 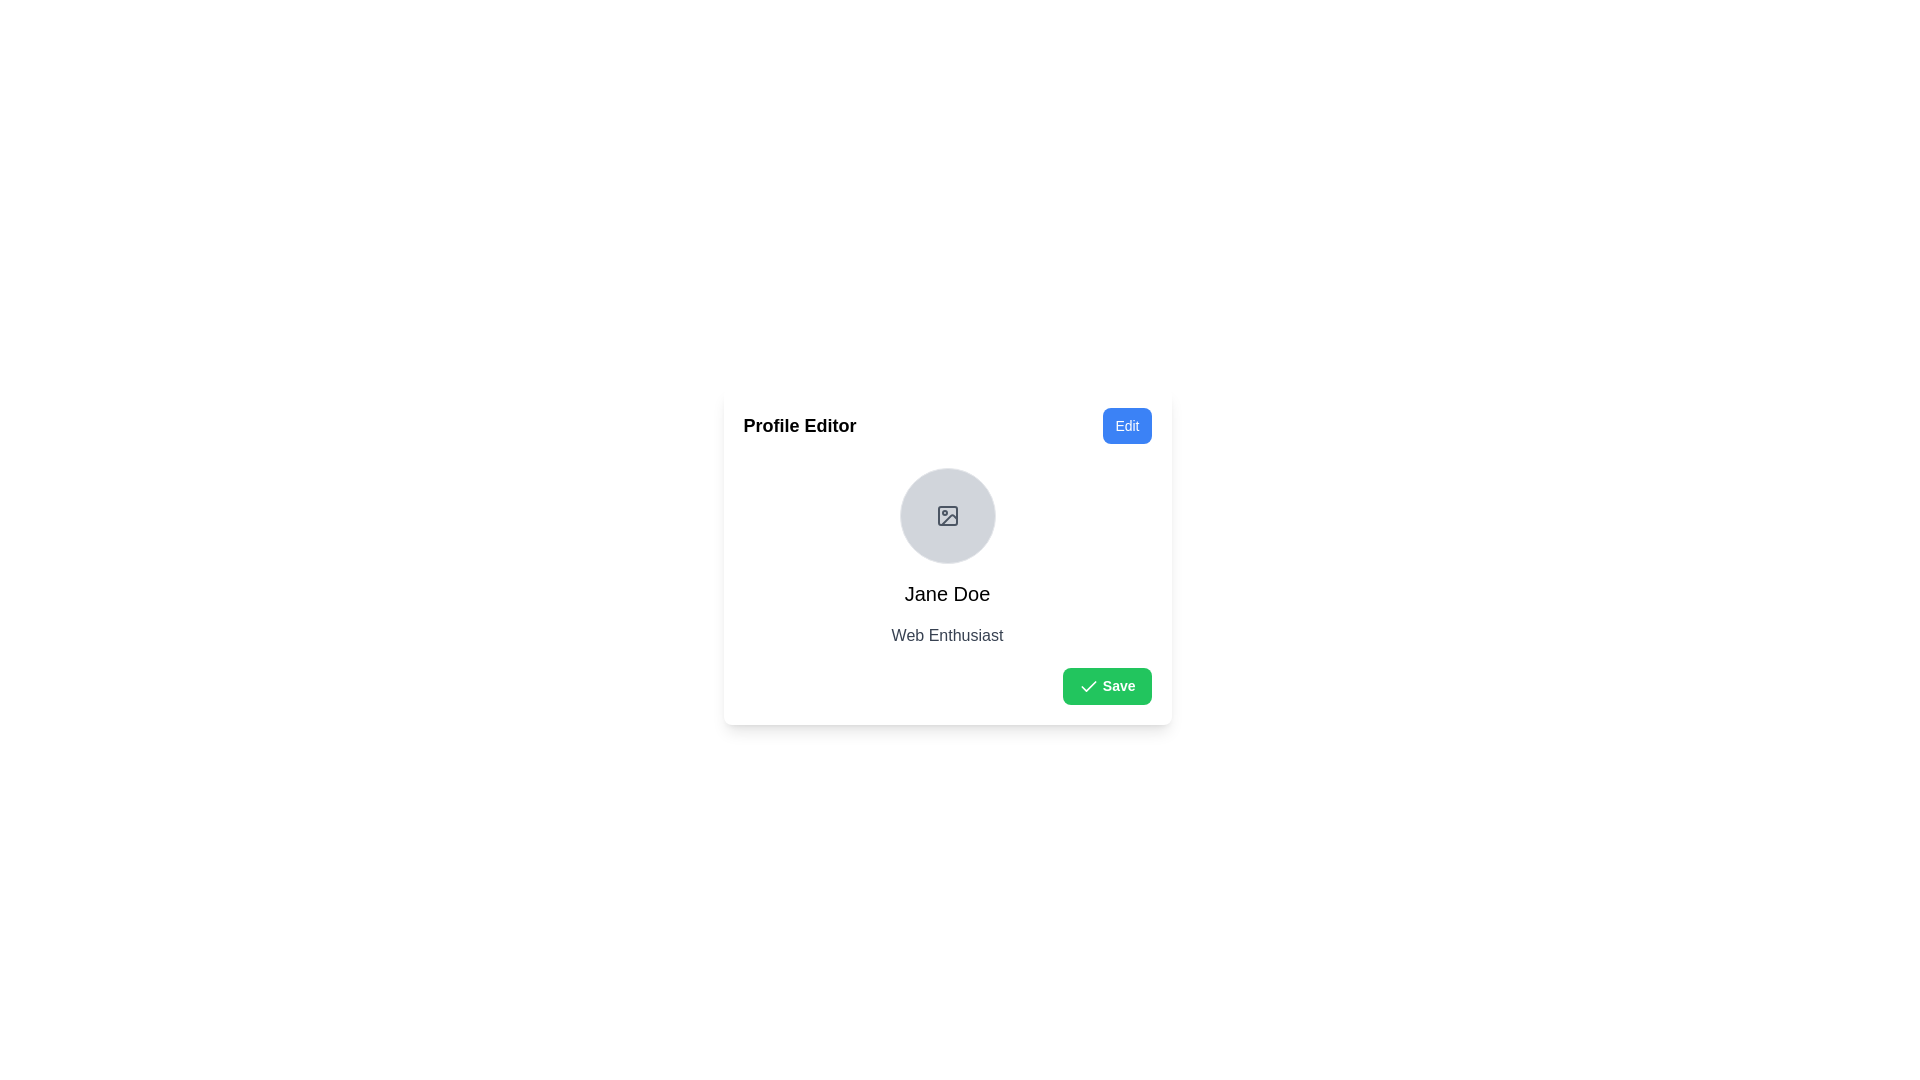 What do you see at coordinates (946, 593) in the screenshot?
I see `the bold text label 'Jane Doe' located centrally under the circular placeholder image` at bounding box center [946, 593].